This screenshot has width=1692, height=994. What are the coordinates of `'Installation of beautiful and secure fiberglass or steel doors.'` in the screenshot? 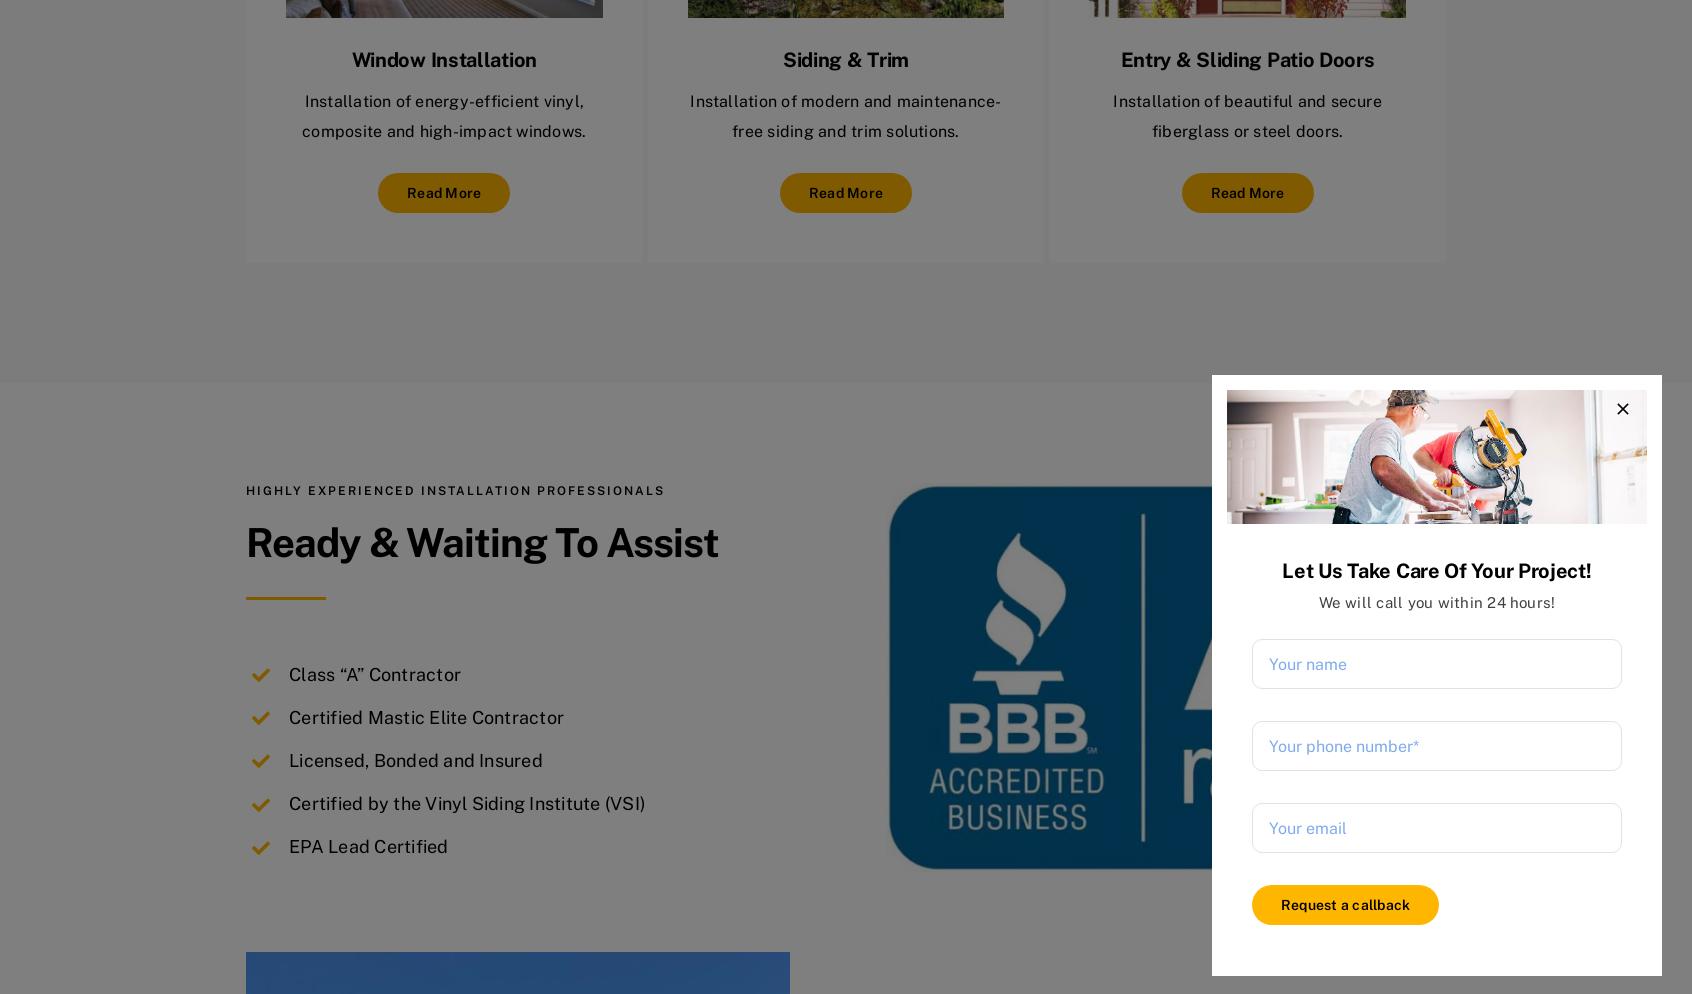 It's located at (1112, 114).